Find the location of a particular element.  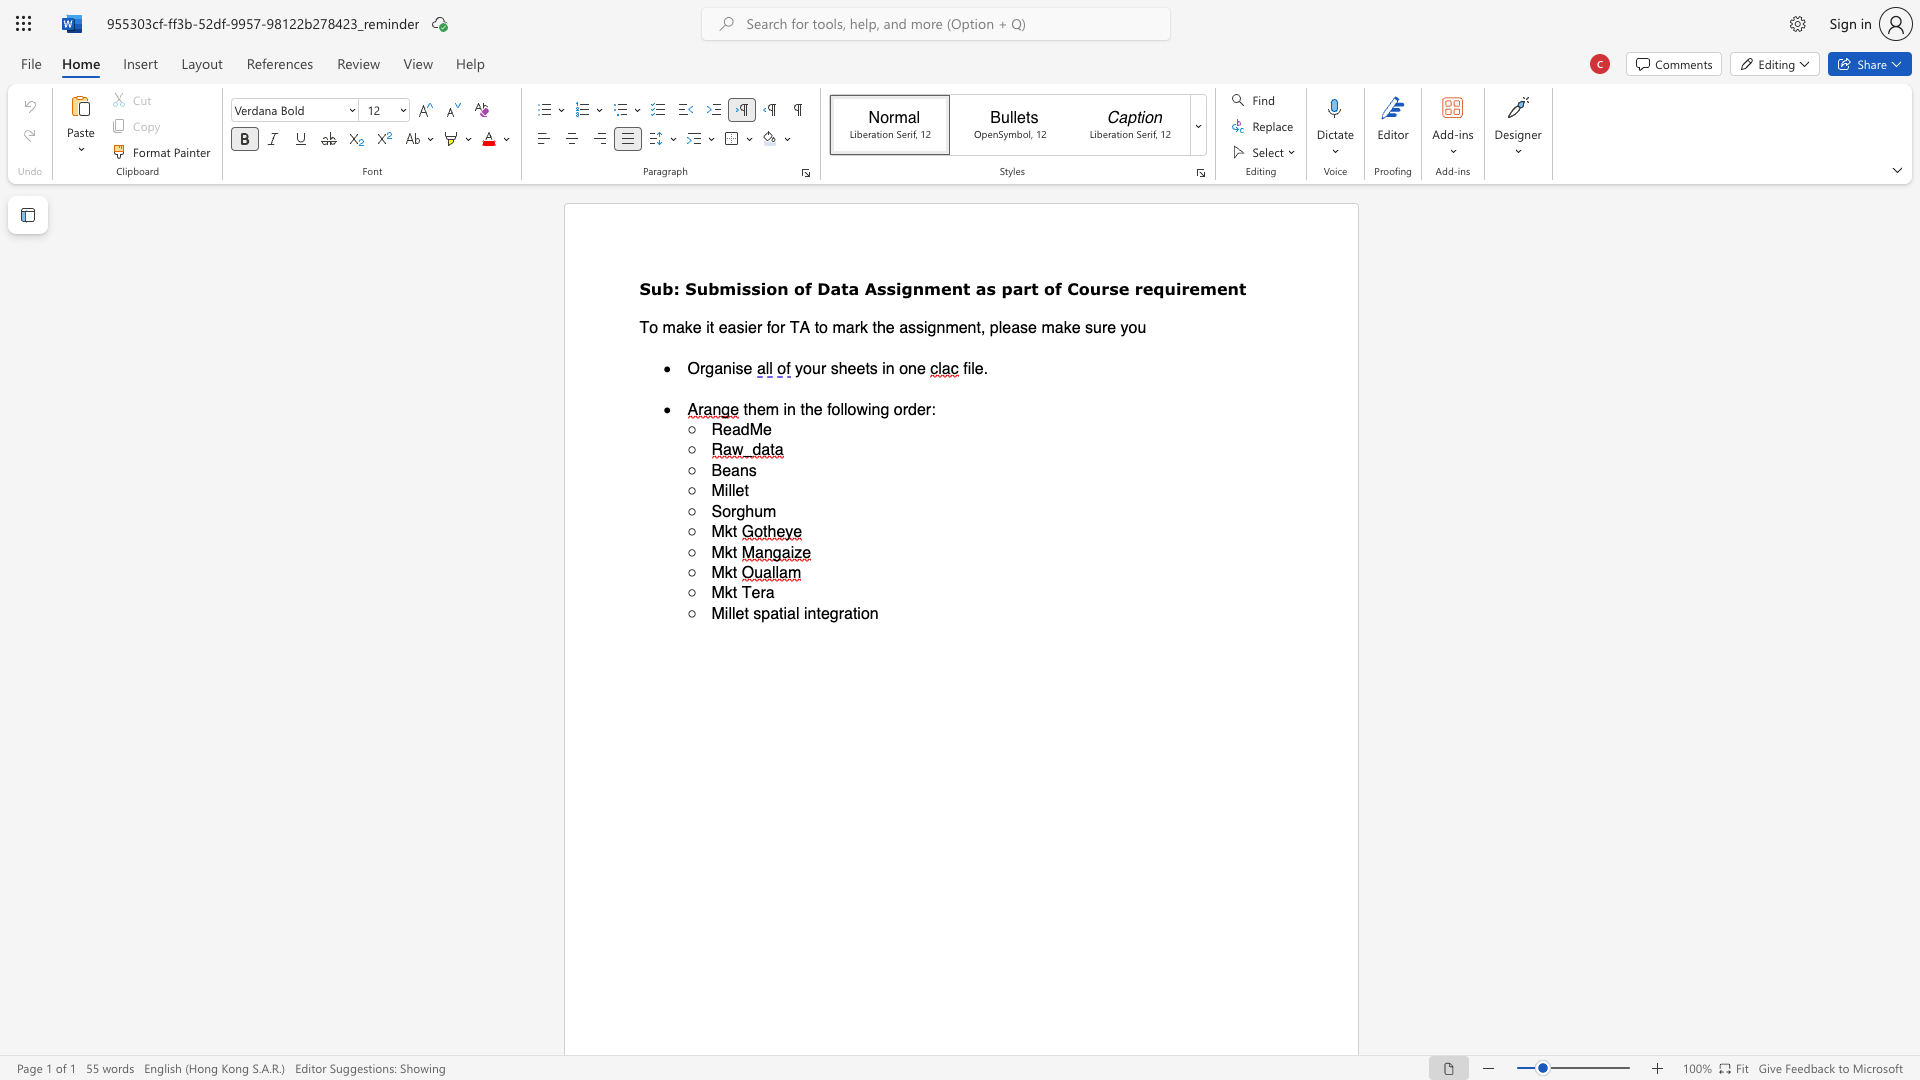

the 1th character "s" in the text is located at coordinates (745, 288).